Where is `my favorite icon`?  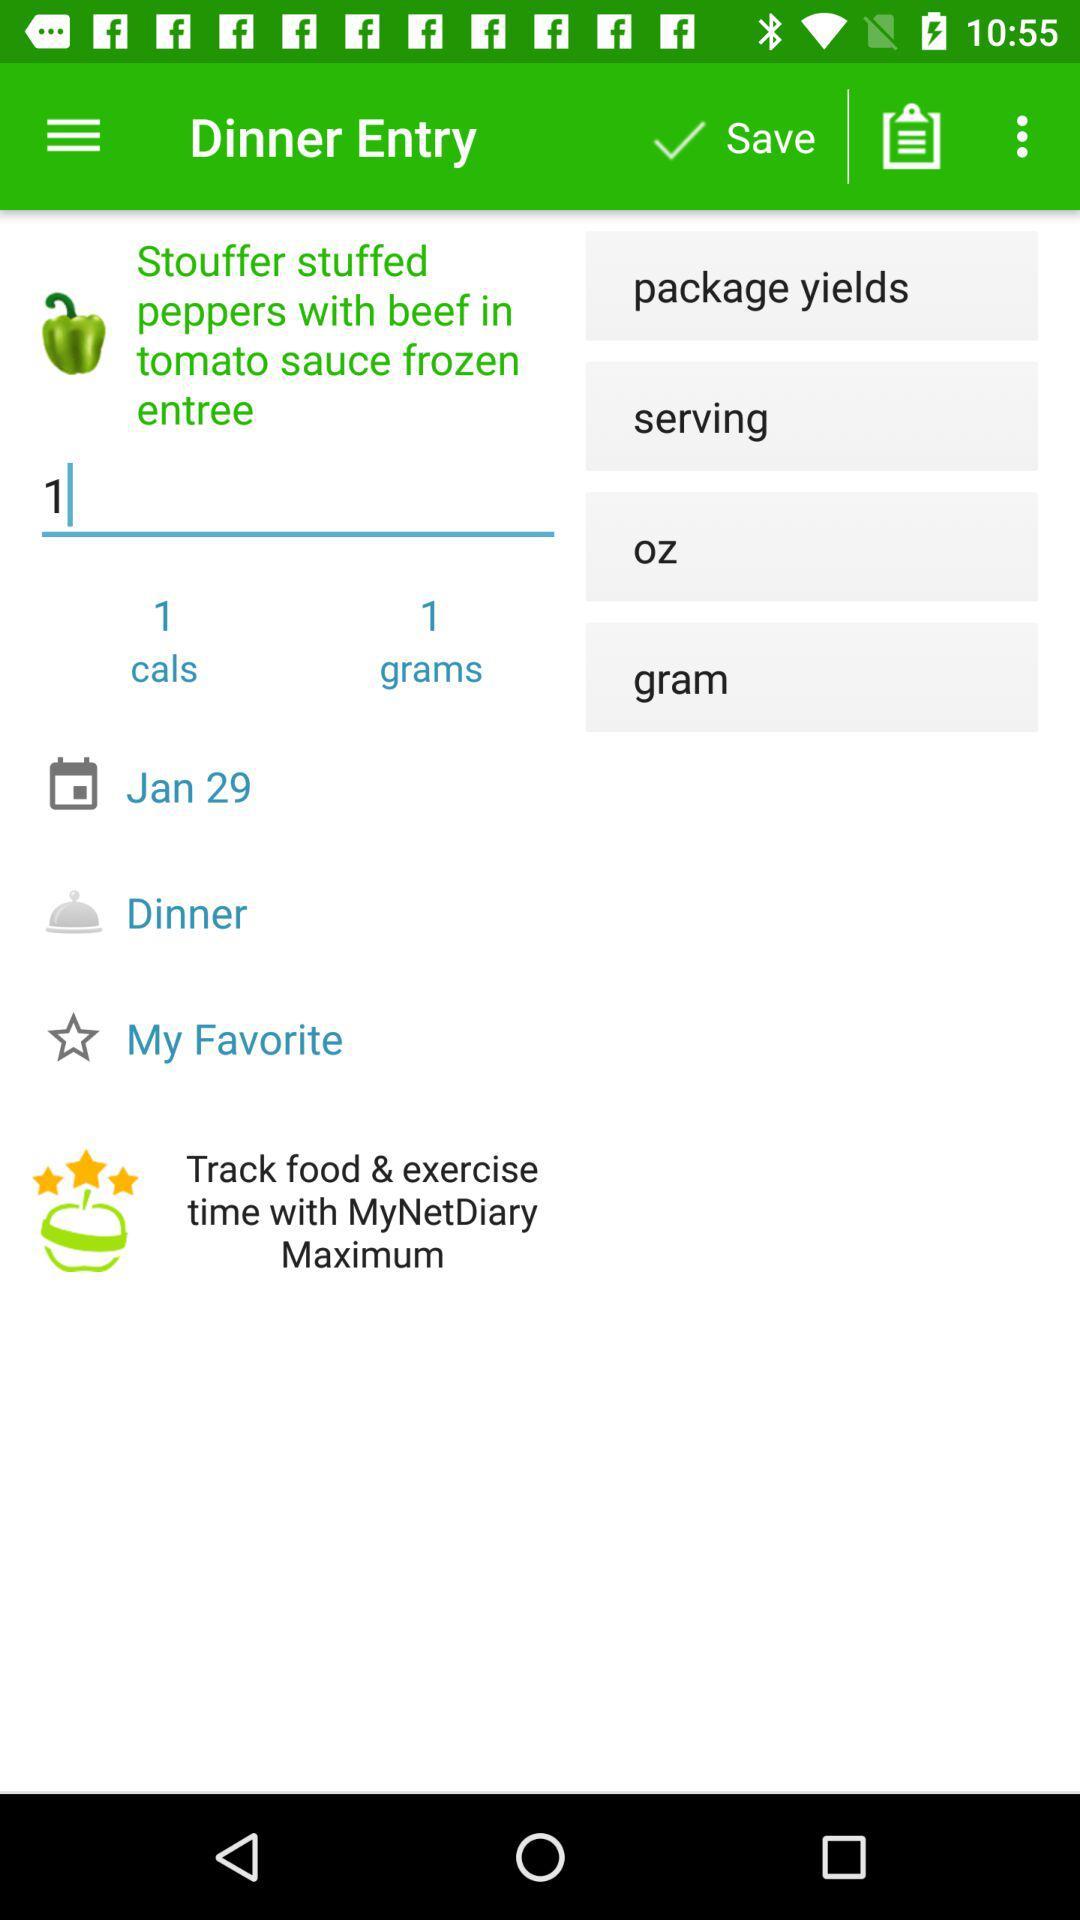
my favorite icon is located at coordinates (303, 1037).